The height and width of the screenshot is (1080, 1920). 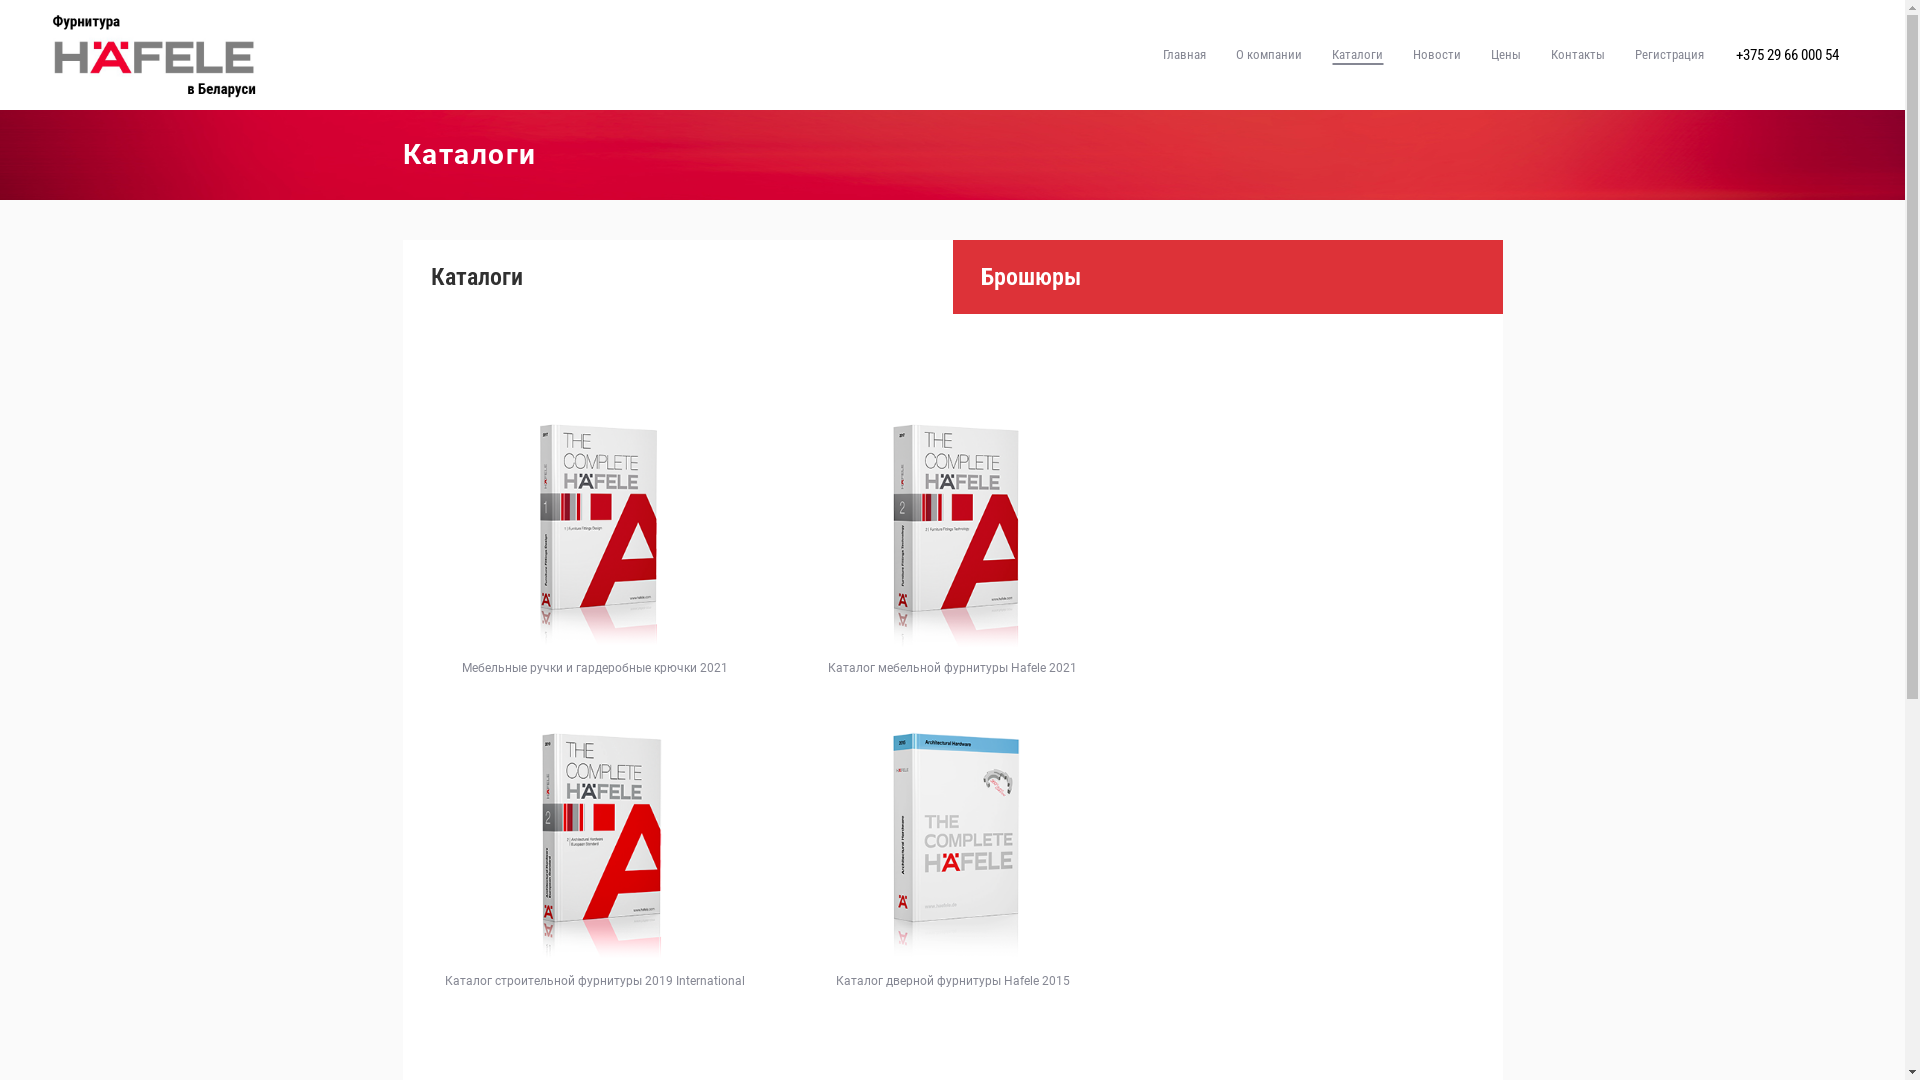 What do you see at coordinates (1735, 53) in the screenshot?
I see `'+375 29 66 000 54'` at bounding box center [1735, 53].